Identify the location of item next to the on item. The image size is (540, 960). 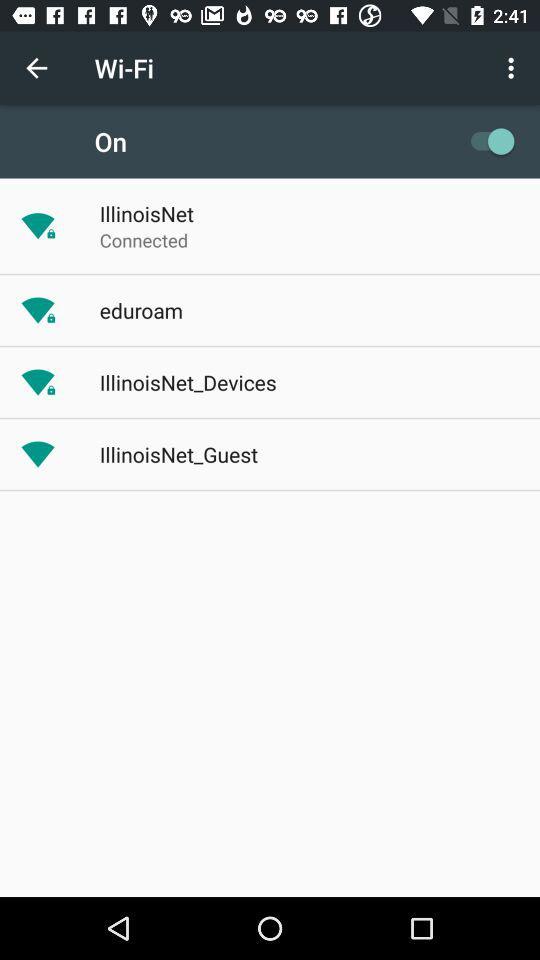
(486, 140).